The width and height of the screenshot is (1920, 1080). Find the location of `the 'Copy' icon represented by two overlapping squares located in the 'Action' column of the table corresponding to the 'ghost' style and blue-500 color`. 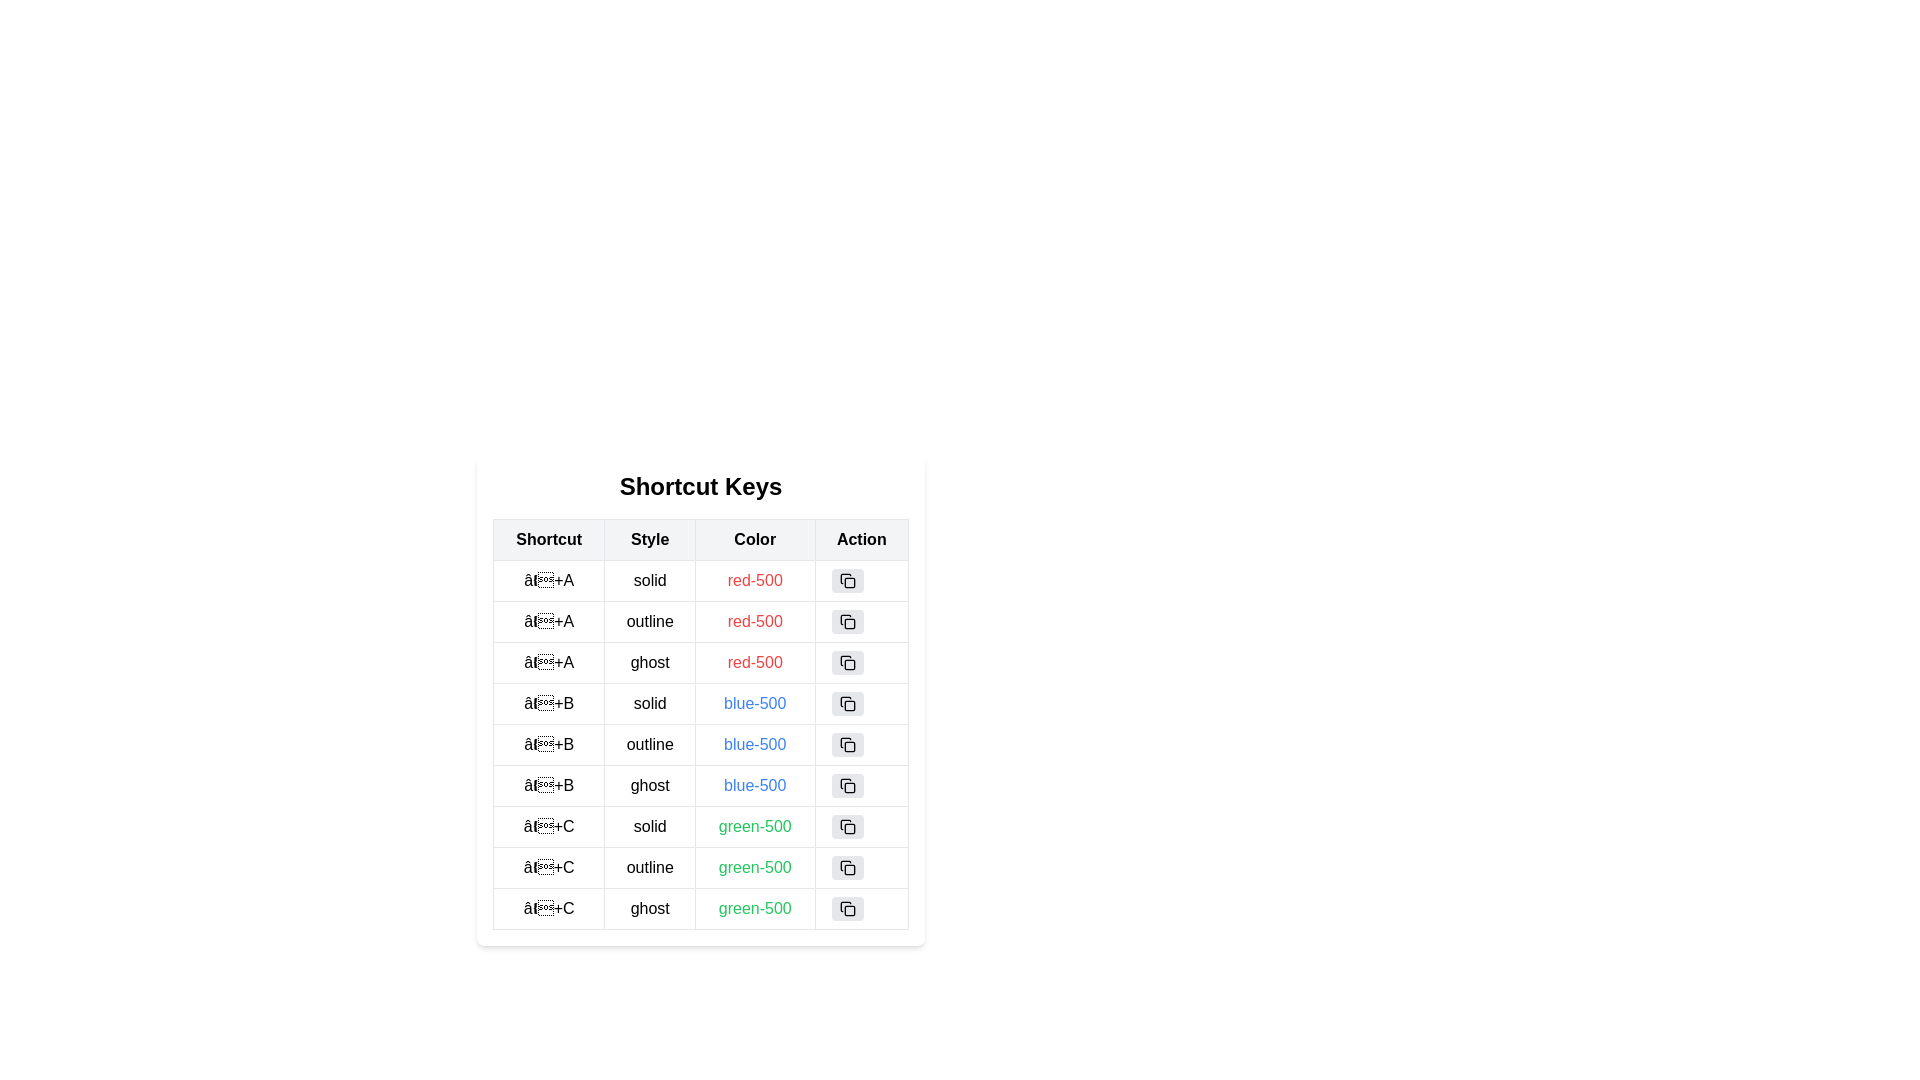

the 'Copy' icon represented by two overlapping squares located in the 'Action' column of the table corresponding to the 'ghost' style and blue-500 color is located at coordinates (847, 785).